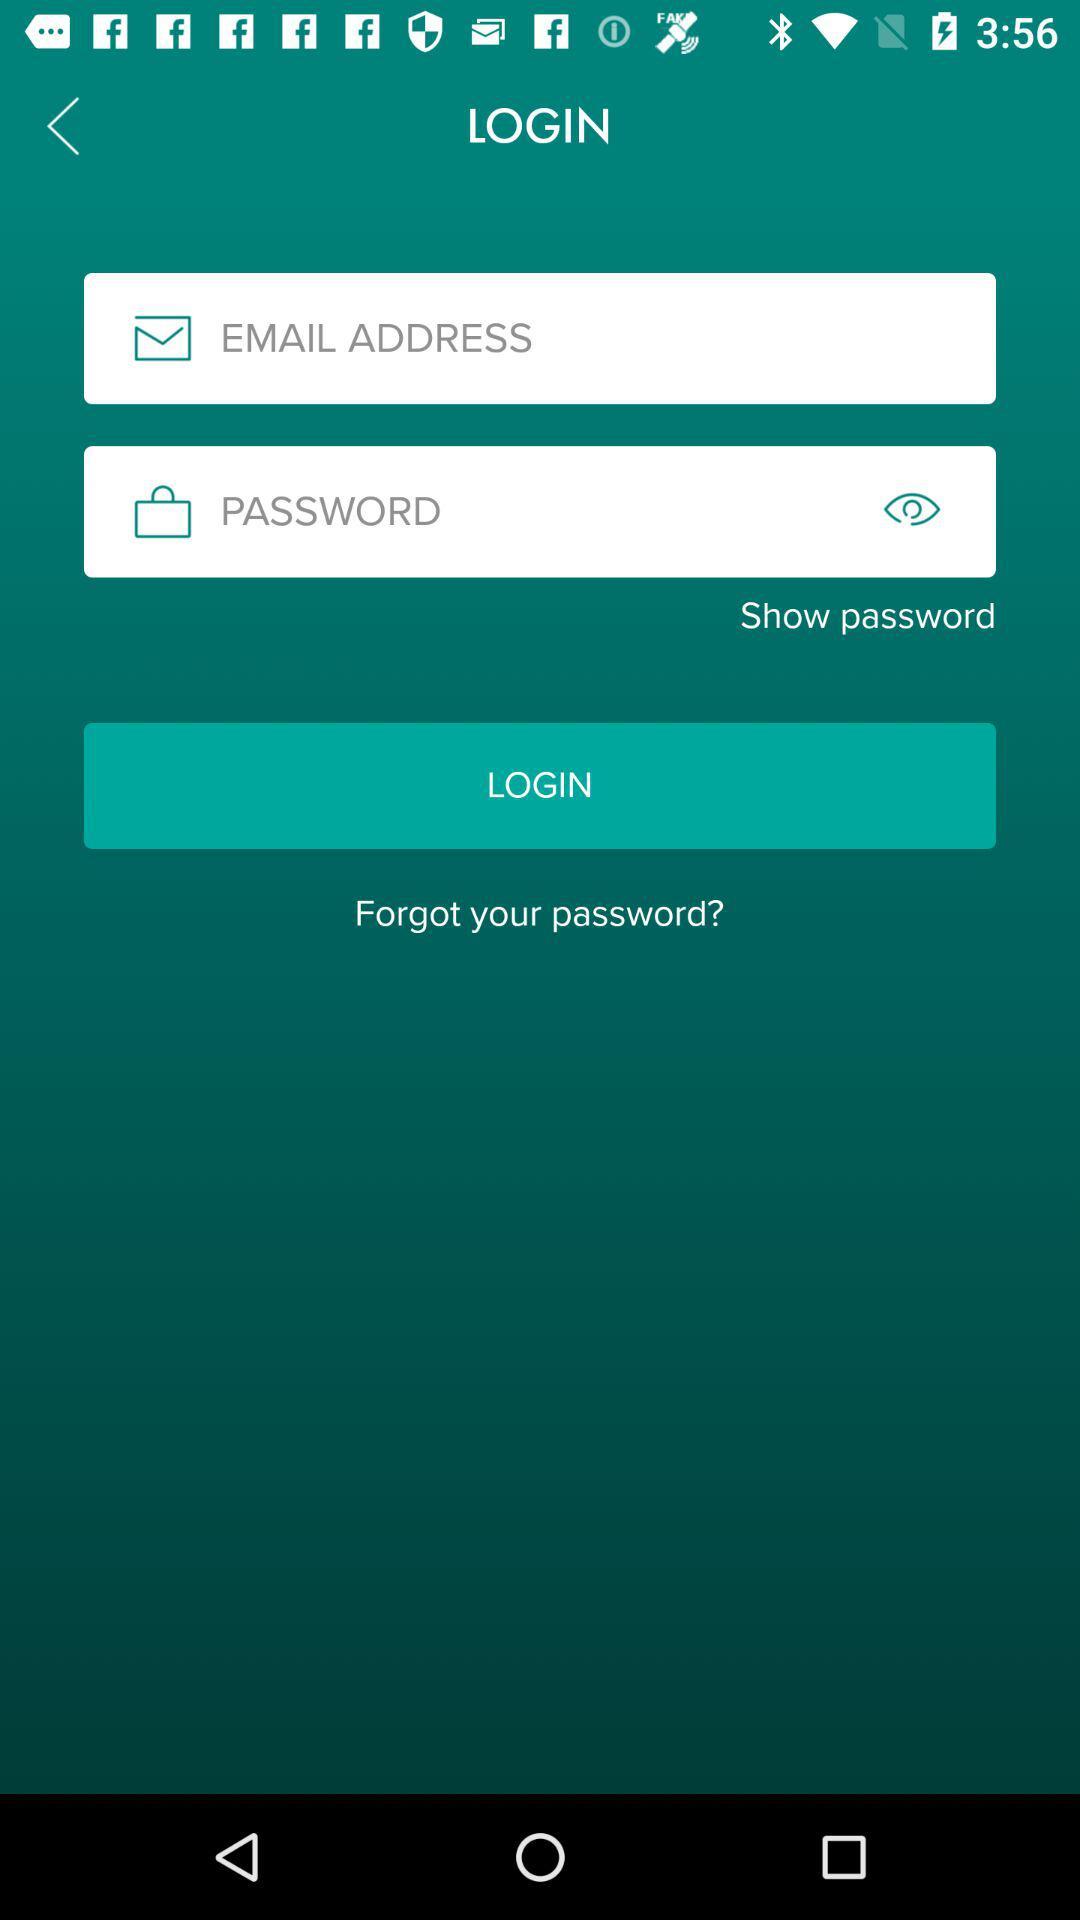  Describe the element at coordinates (540, 511) in the screenshot. I see `type password` at that location.